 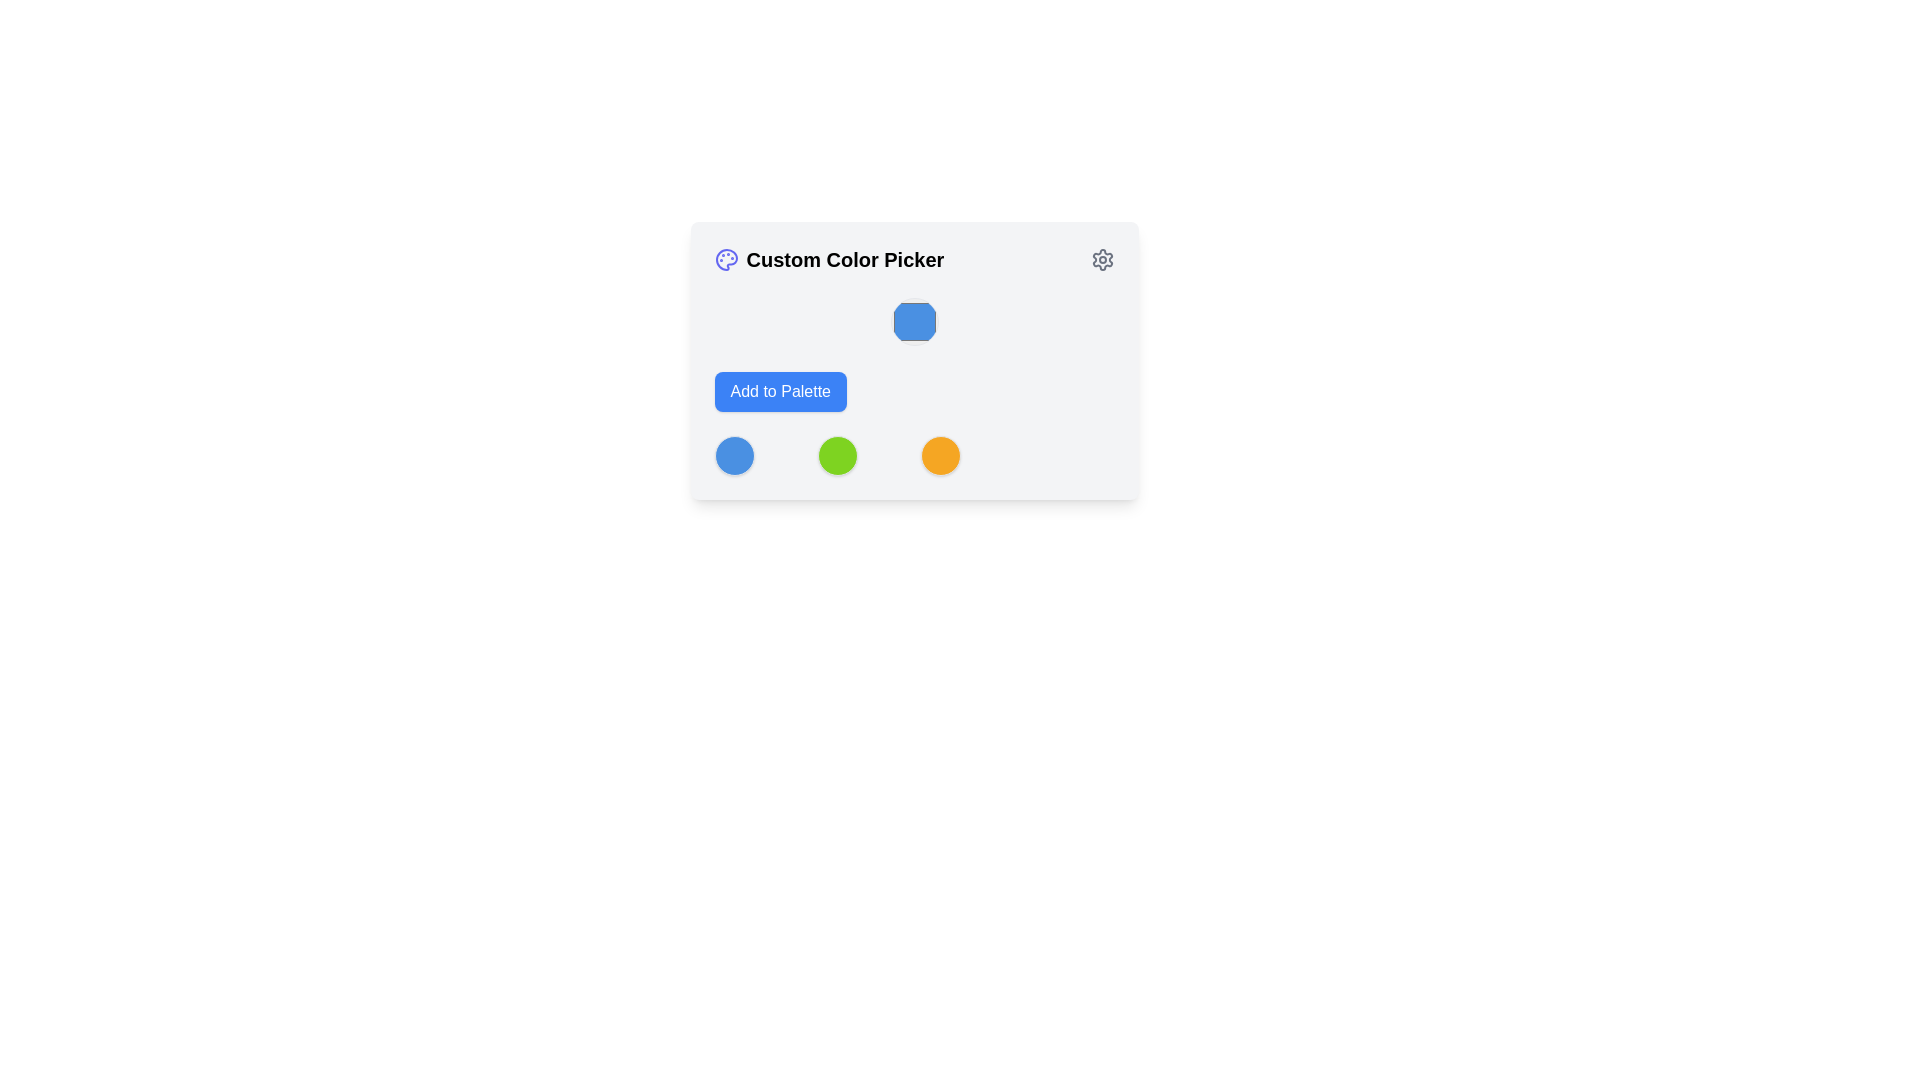 I want to click on the selected color circle from the Interactive color selection grid, so click(x=913, y=455).